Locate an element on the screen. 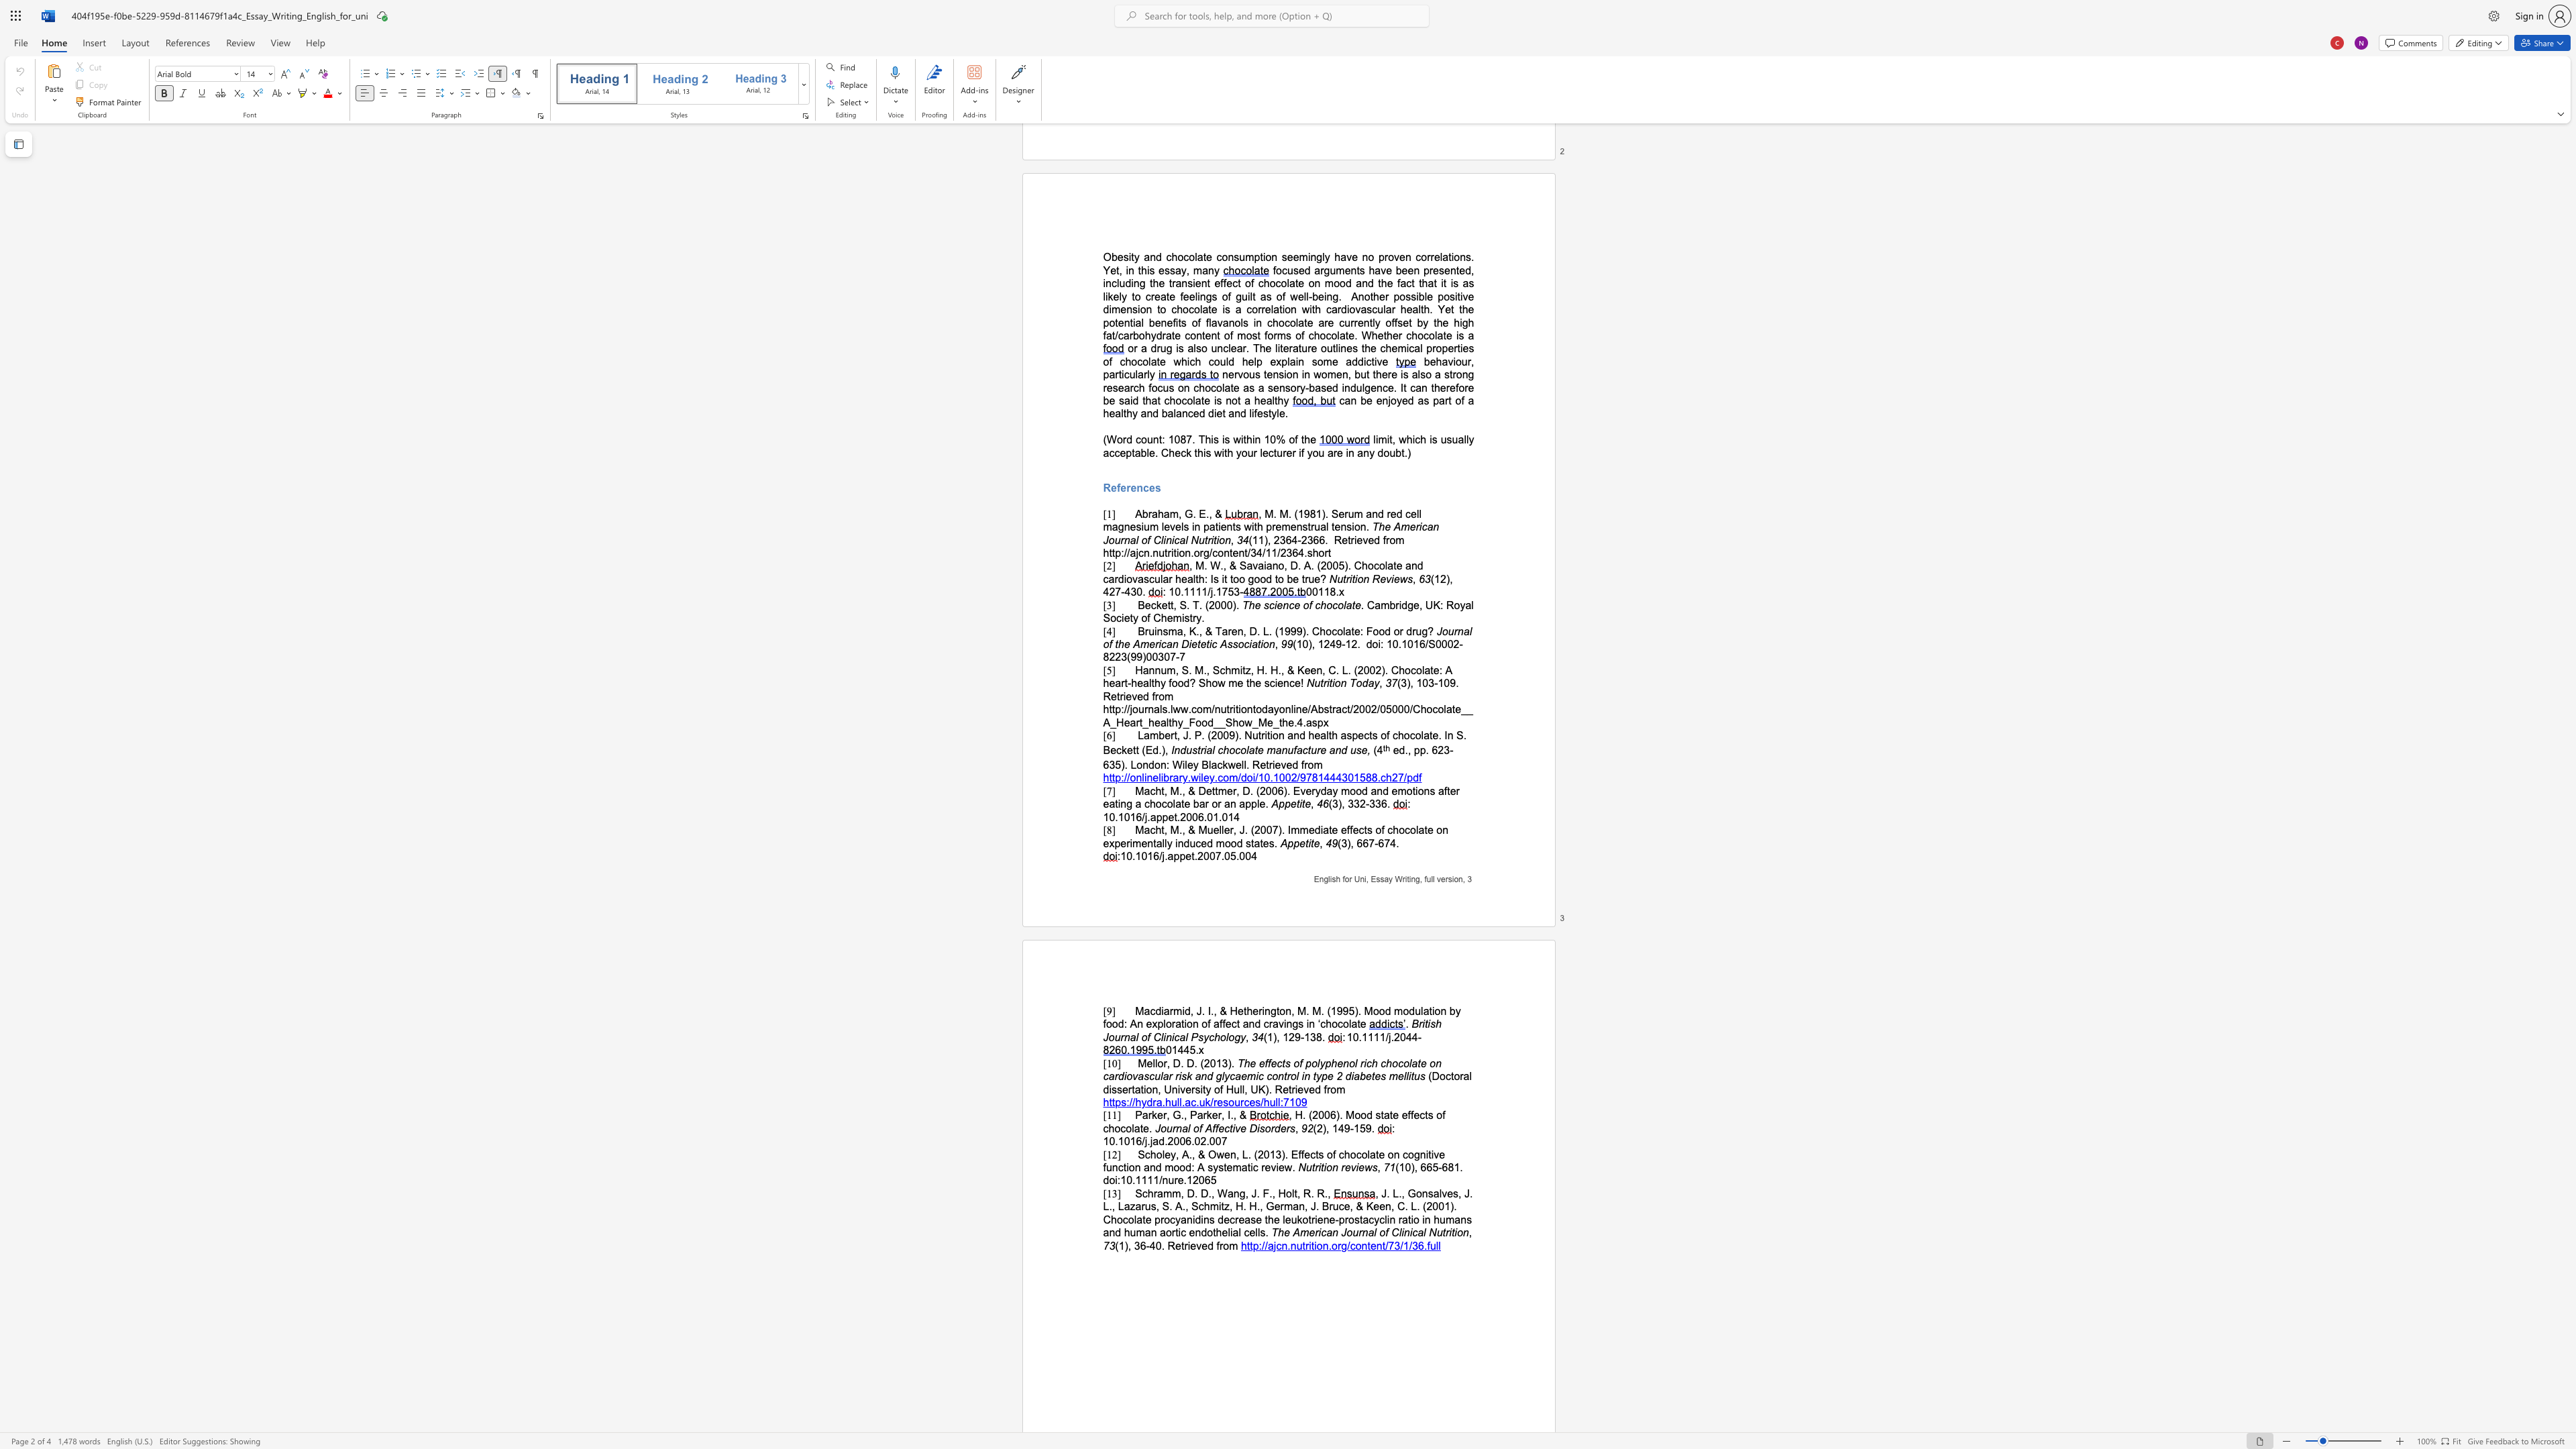 The height and width of the screenshot is (1449, 2576). the subset text "2)" within the text "(2), 149-159." is located at coordinates (1316, 1128).